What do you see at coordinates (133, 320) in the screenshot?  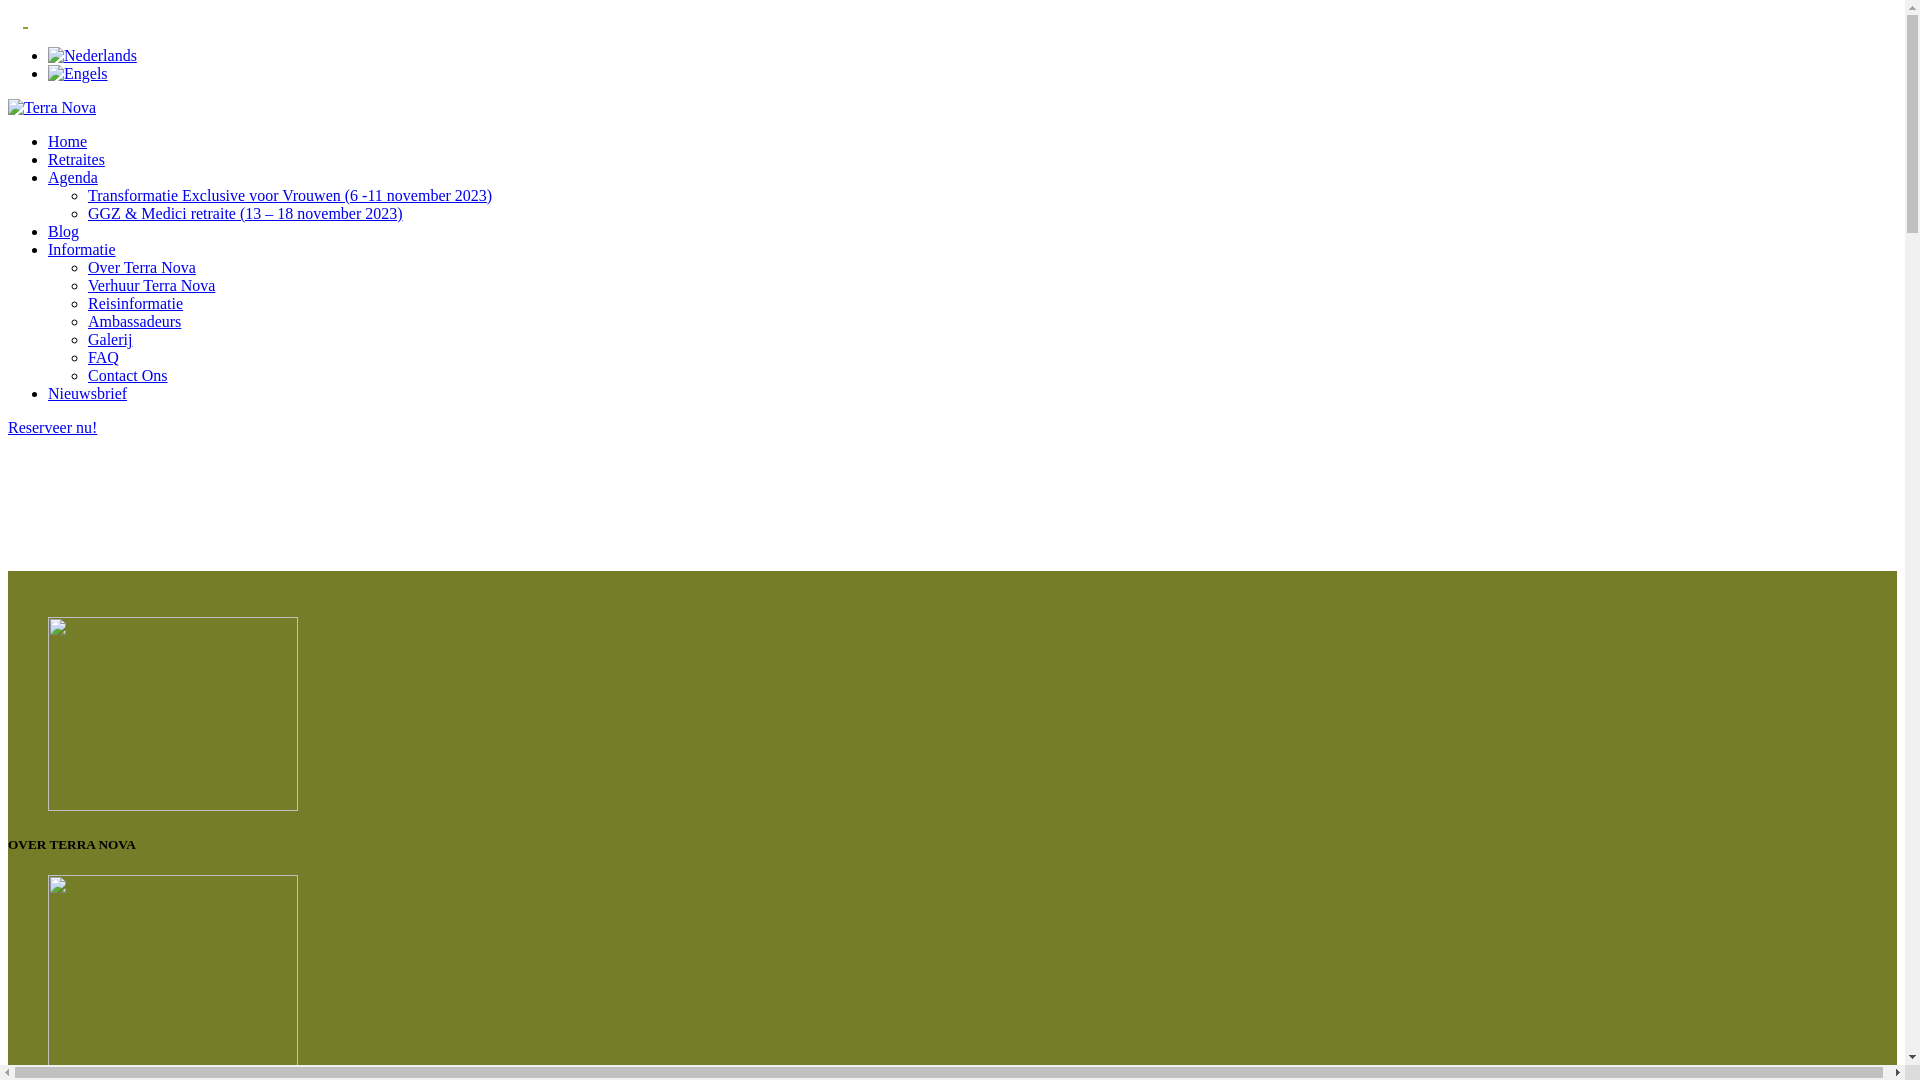 I see `'Ambassadeurs'` at bounding box center [133, 320].